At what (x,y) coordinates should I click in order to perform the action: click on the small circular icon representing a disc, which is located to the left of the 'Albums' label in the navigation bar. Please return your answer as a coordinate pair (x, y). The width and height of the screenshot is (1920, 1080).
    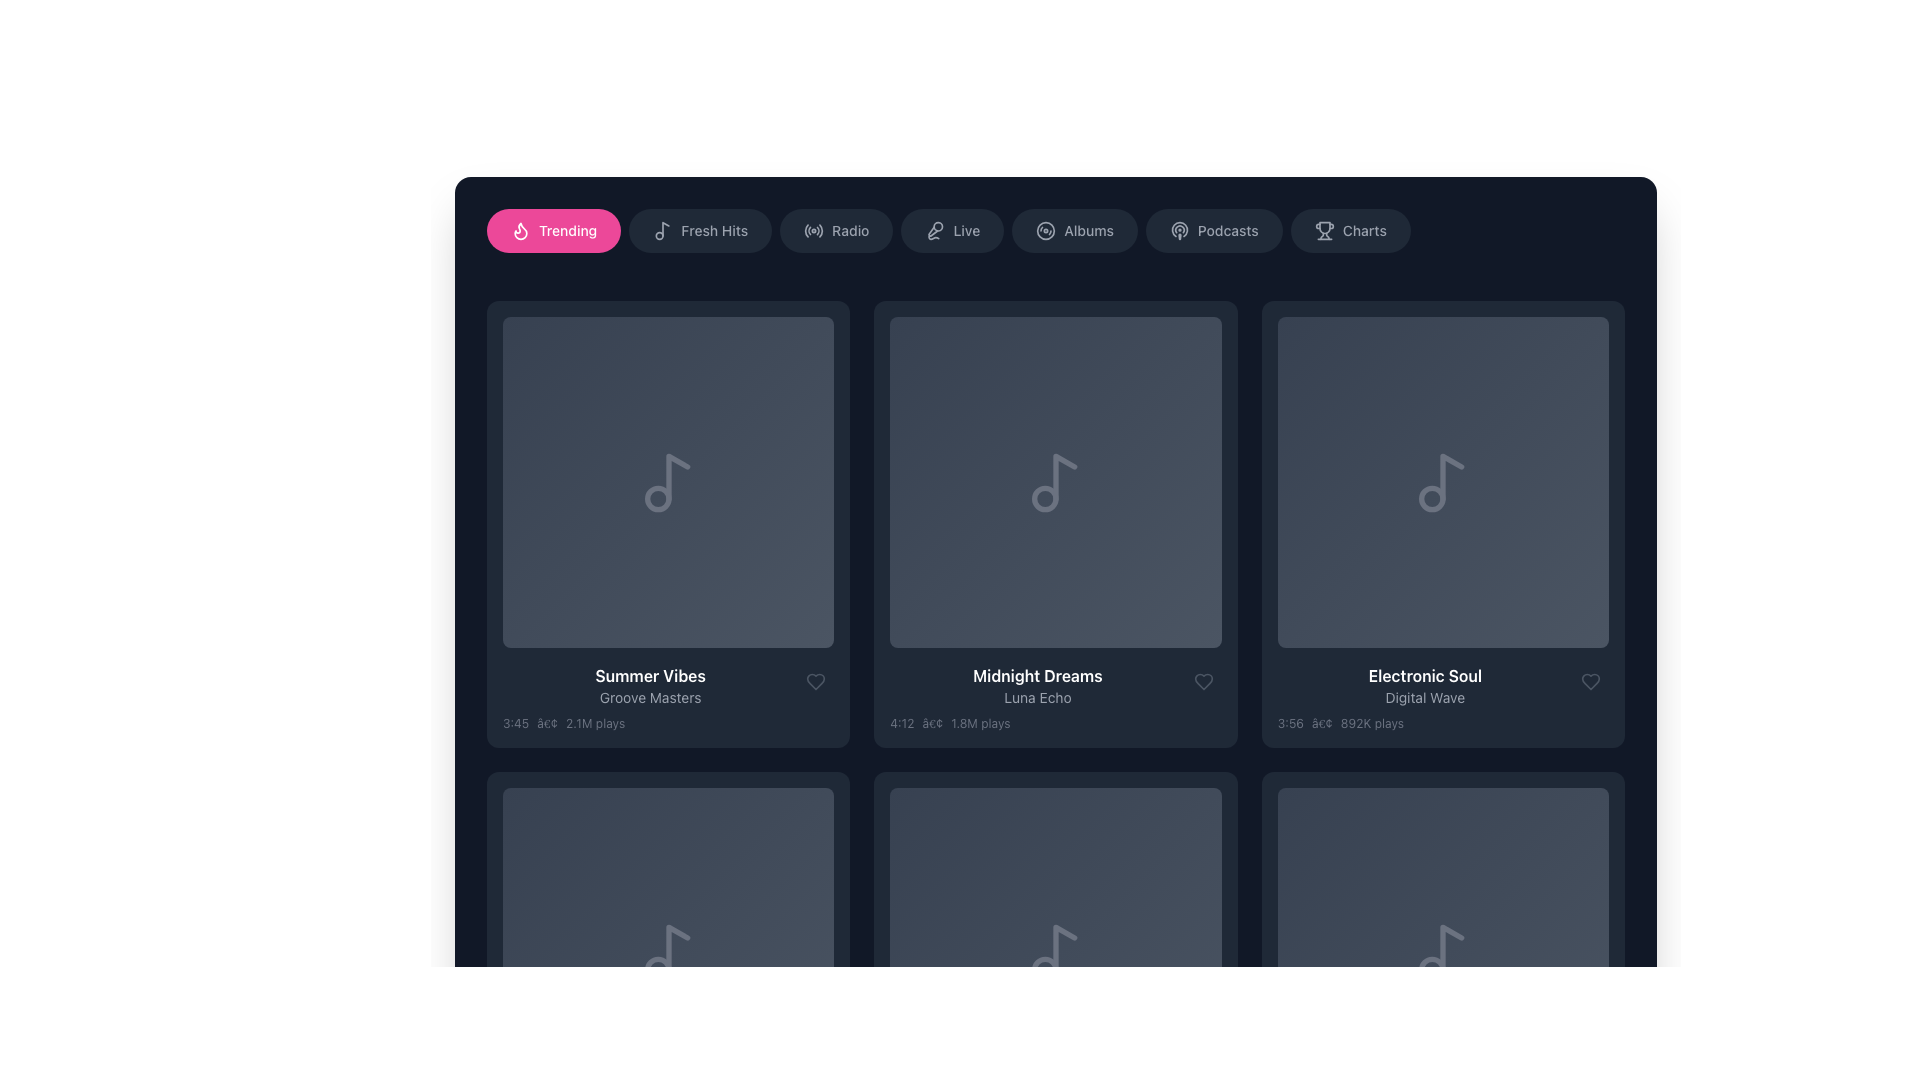
    Looking at the image, I should click on (1045, 230).